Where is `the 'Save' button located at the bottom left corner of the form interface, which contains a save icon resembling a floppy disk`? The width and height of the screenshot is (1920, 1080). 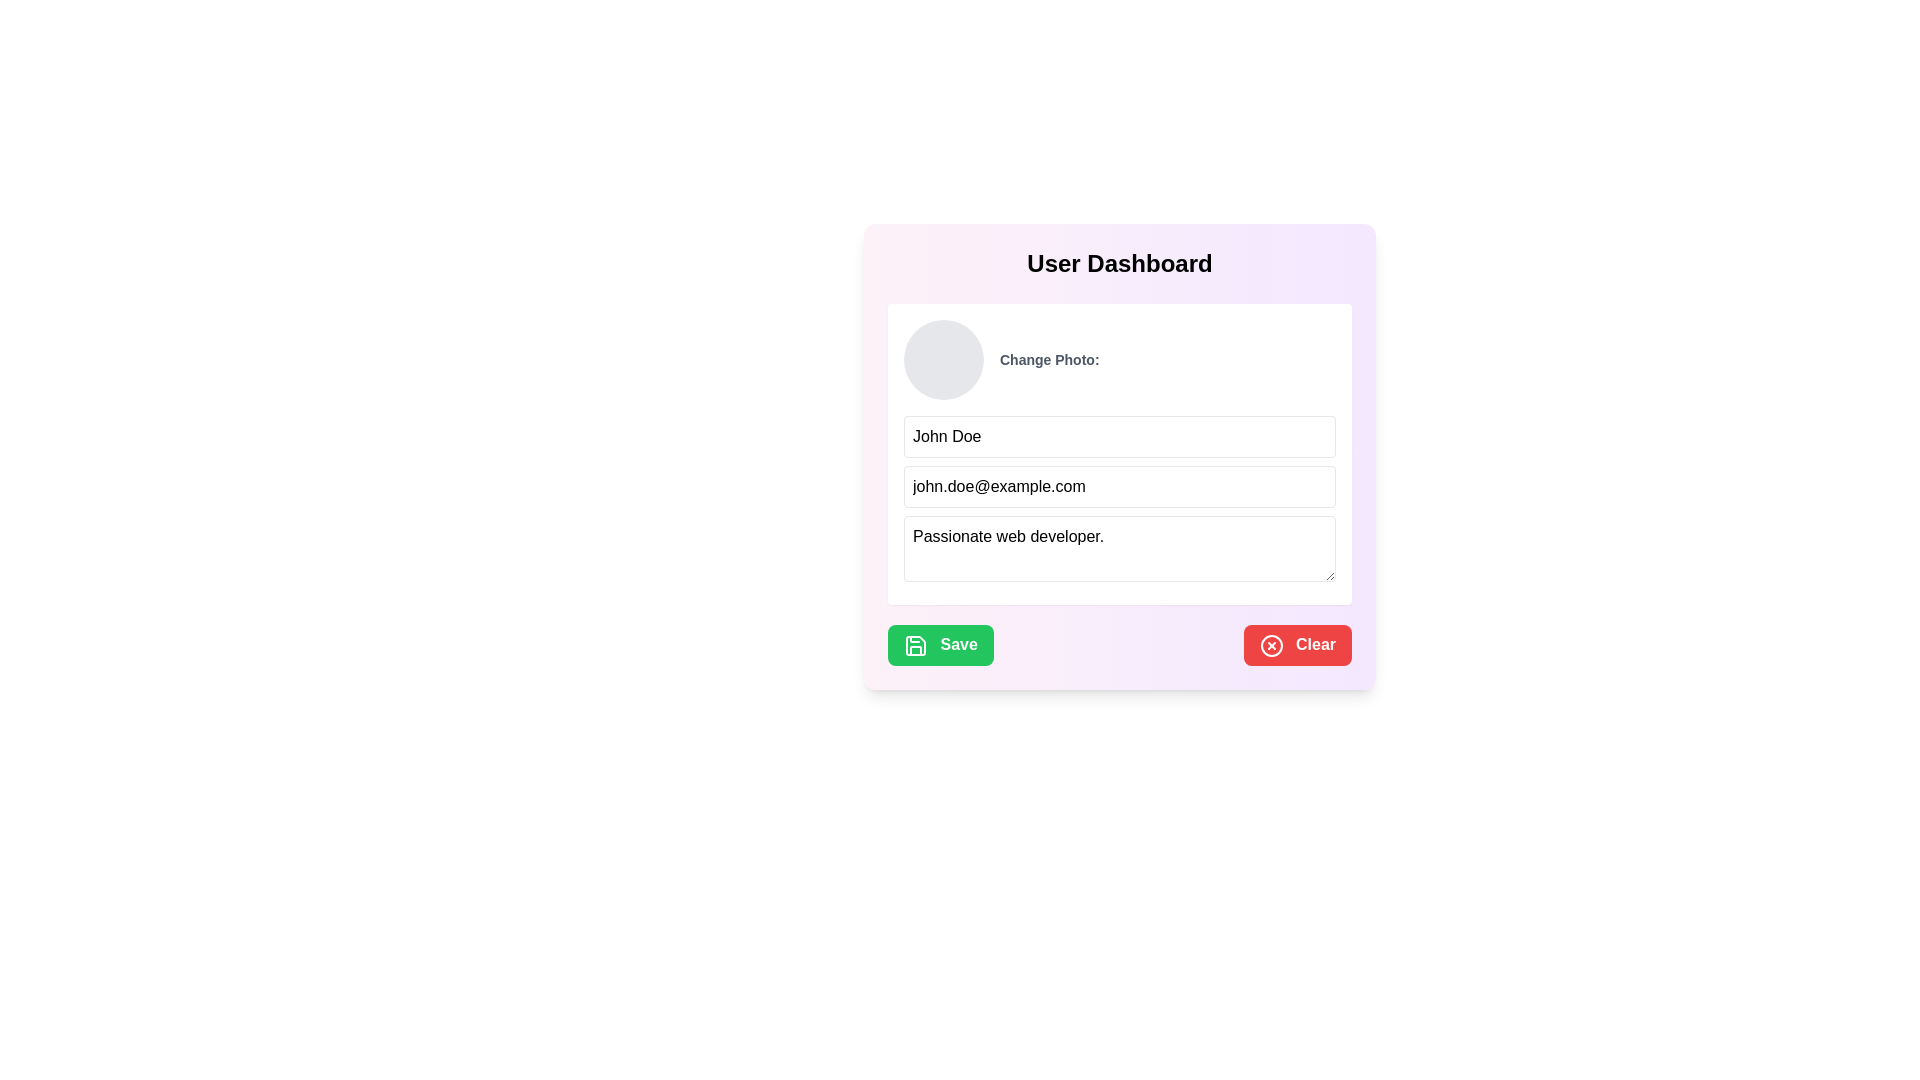 the 'Save' button located at the bottom left corner of the form interface, which contains a save icon resembling a floppy disk is located at coordinates (915, 644).